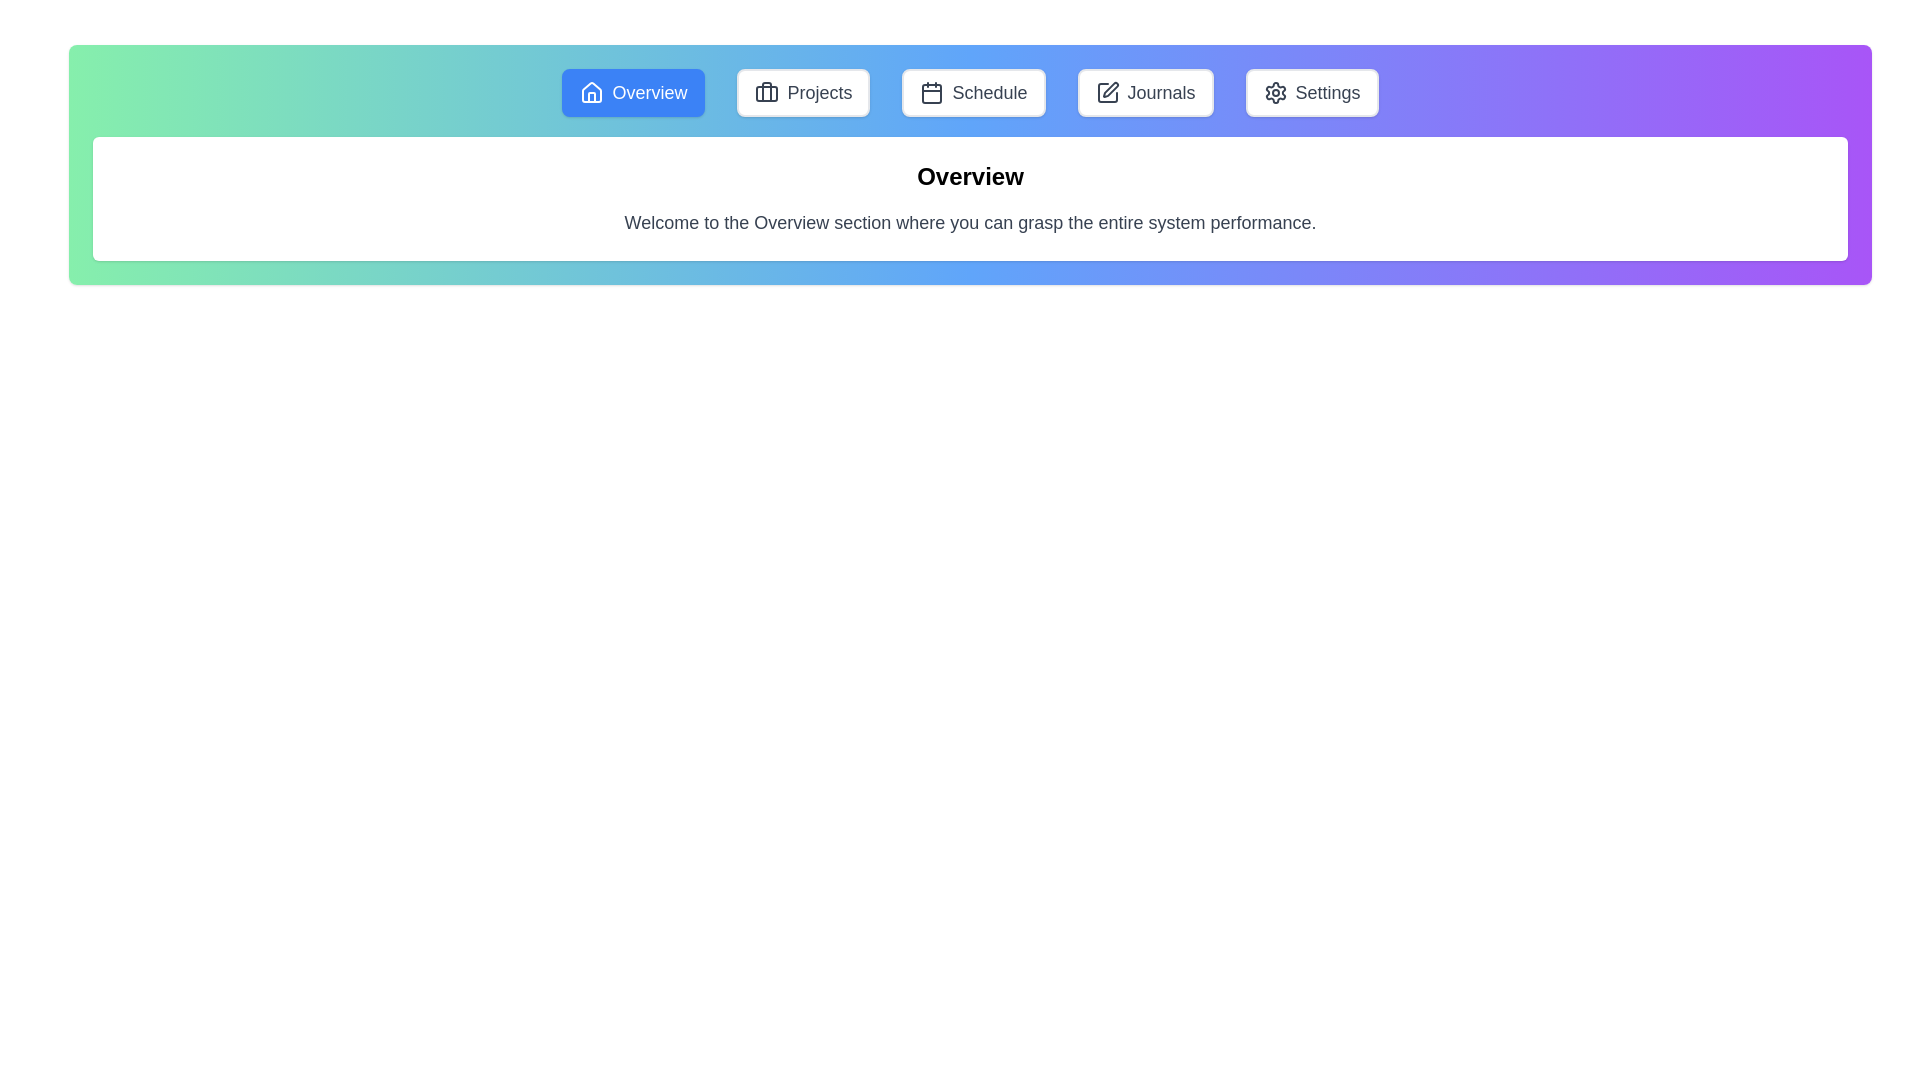 The image size is (1920, 1080). Describe the element at coordinates (1274, 92) in the screenshot. I see `the gear-shaped icon representing the settings symbol, located within the button labeled 'Settings'` at that location.